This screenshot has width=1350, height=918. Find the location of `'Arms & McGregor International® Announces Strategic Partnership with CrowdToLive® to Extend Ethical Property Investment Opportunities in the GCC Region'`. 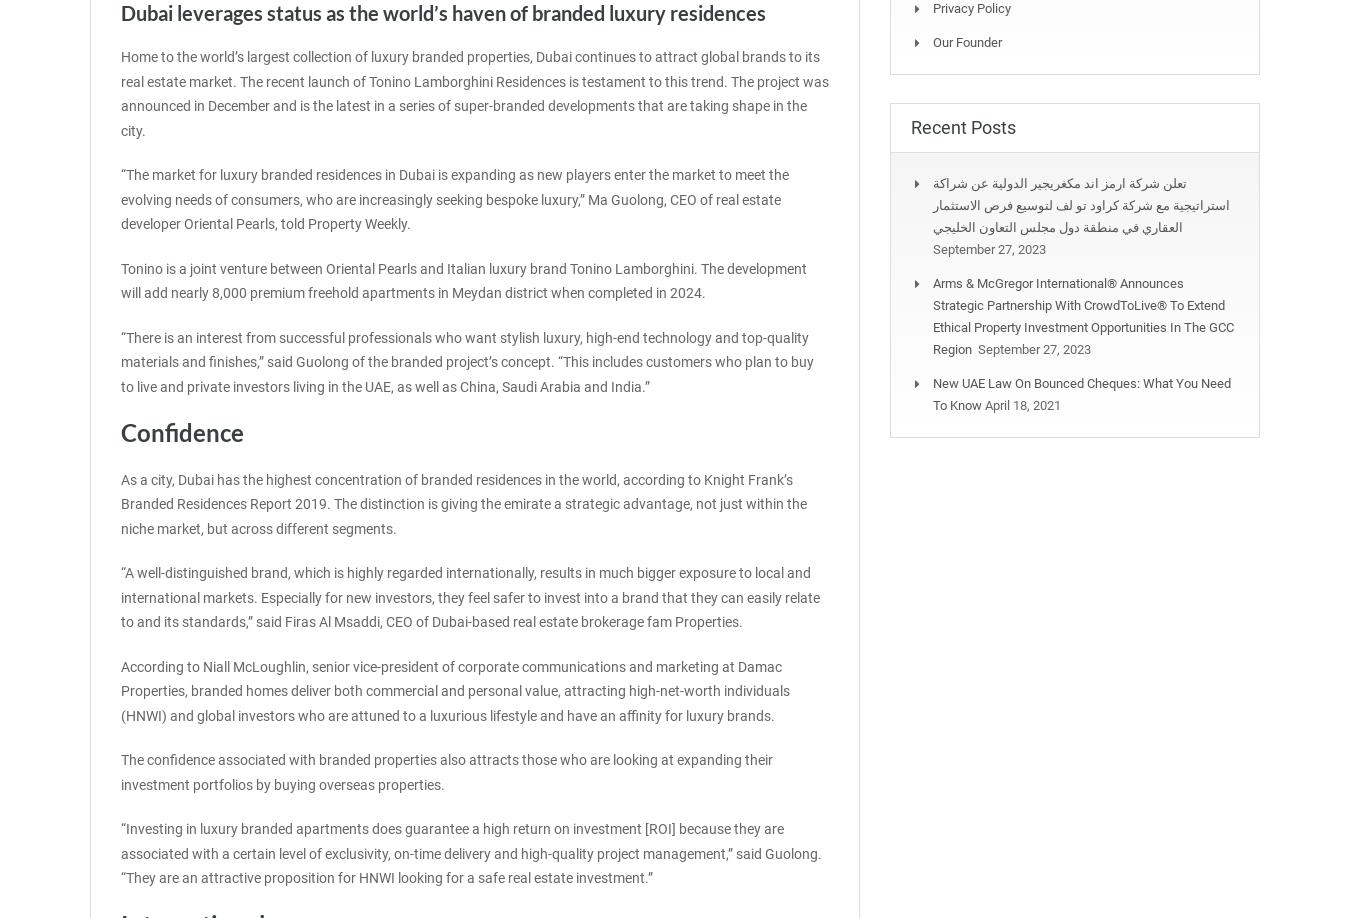

'Arms & McGregor International® Announces Strategic Partnership with CrowdToLive® to Extend Ethical Property Investment Opportunities in the GCC Region' is located at coordinates (1083, 316).